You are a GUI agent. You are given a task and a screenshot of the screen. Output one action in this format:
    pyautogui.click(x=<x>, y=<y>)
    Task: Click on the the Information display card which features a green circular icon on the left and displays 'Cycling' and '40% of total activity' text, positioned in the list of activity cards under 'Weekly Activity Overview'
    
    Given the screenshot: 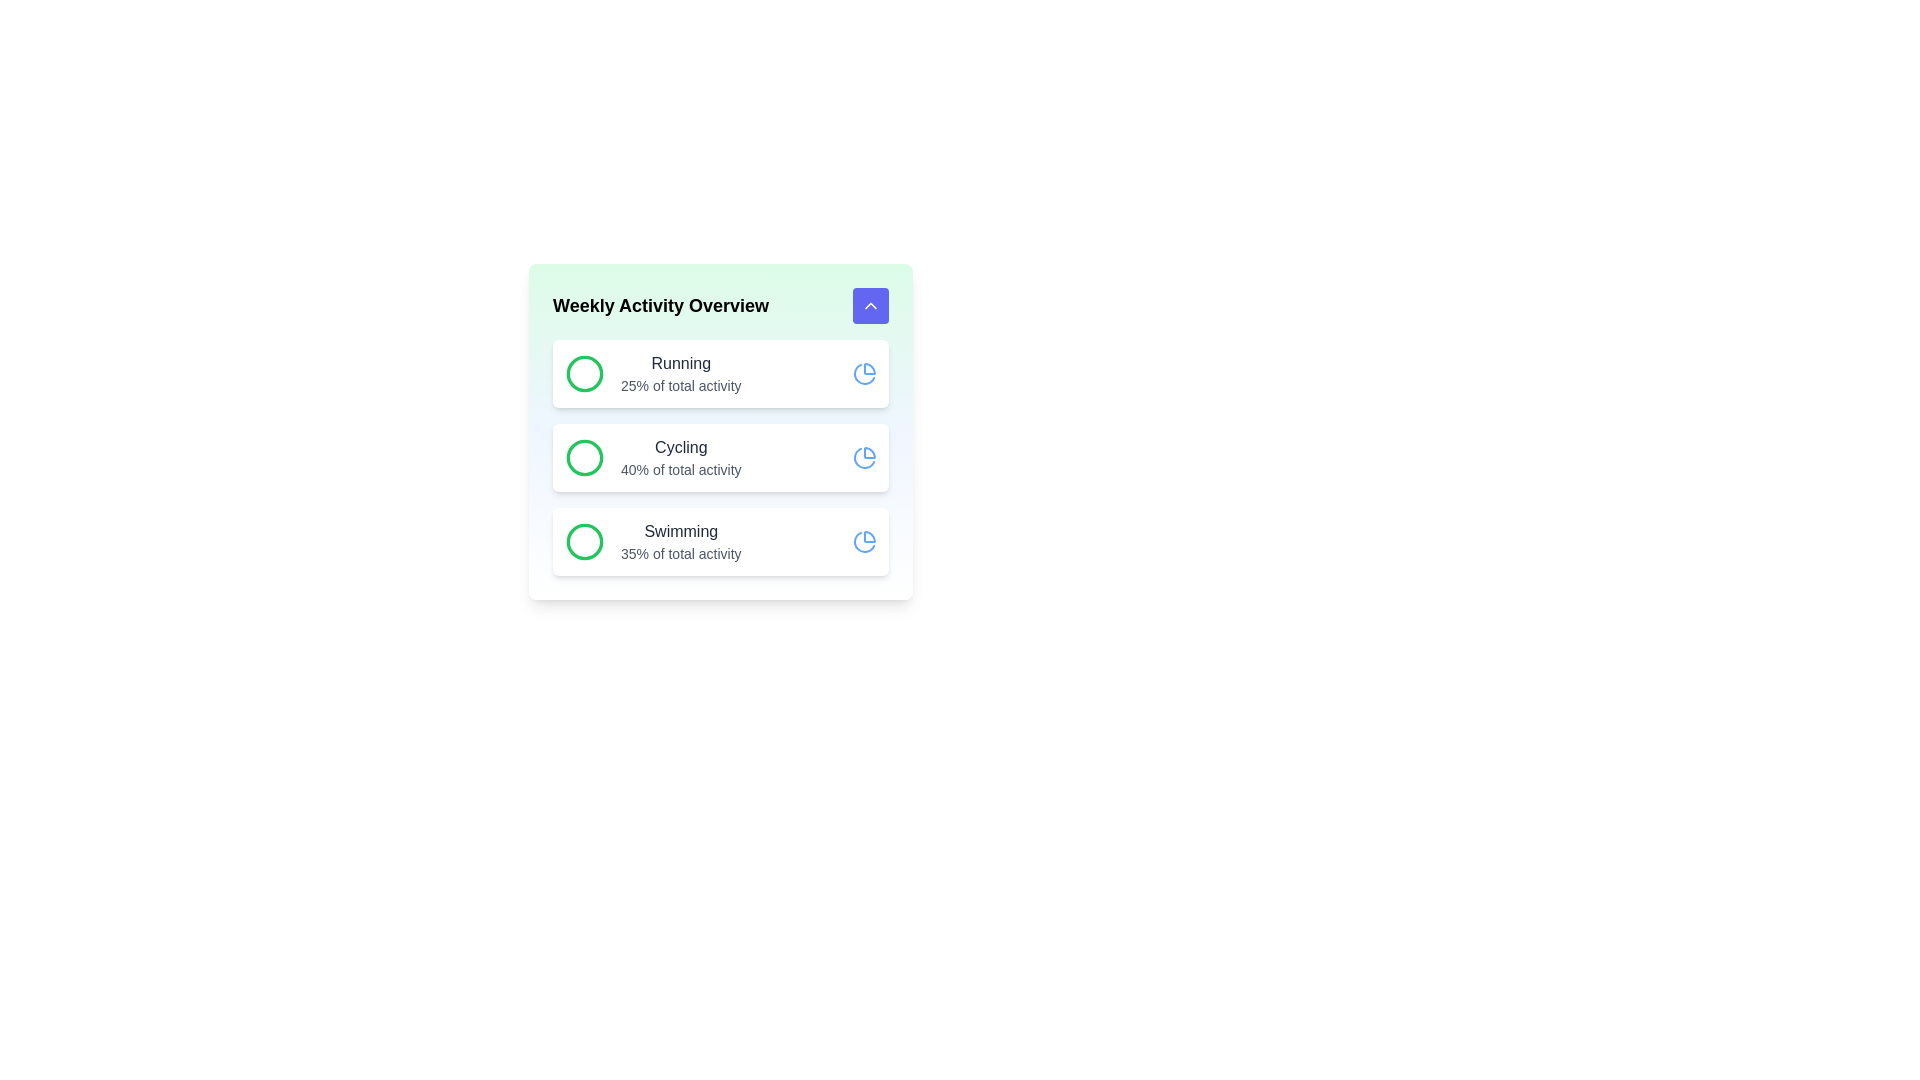 What is the action you would take?
    pyautogui.click(x=720, y=458)
    